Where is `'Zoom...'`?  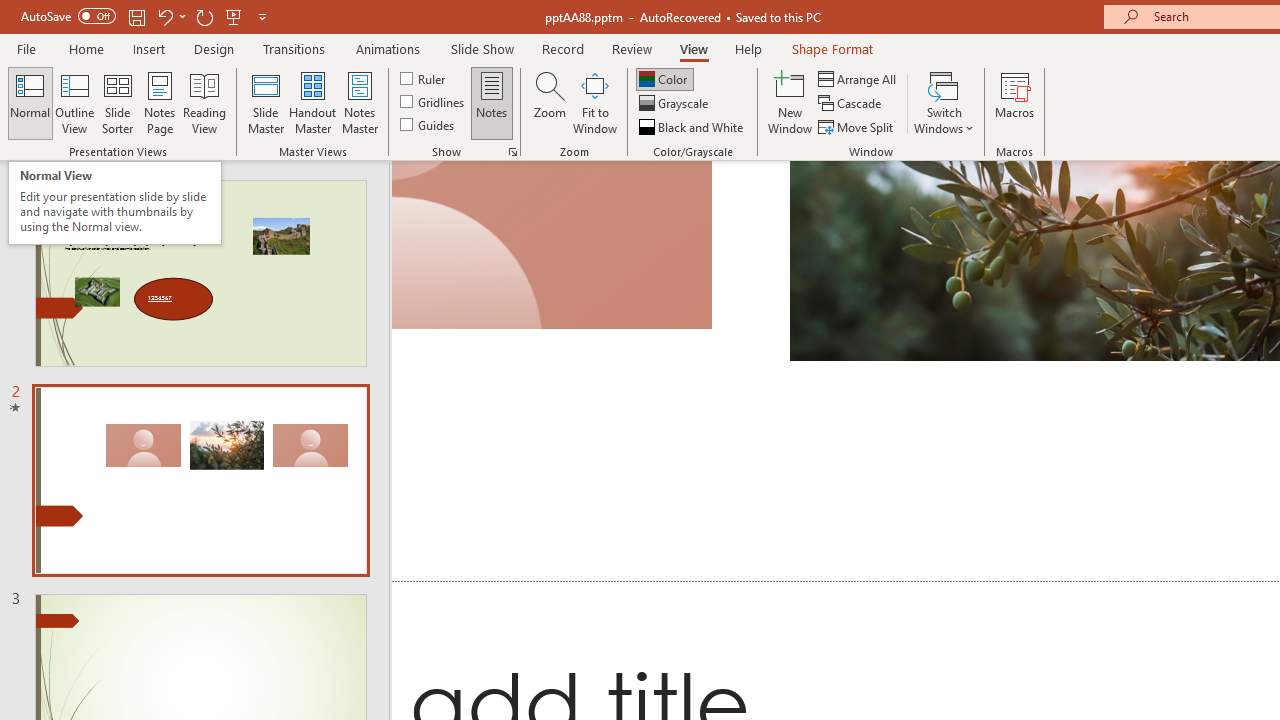 'Zoom...' is located at coordinates (549, 103).